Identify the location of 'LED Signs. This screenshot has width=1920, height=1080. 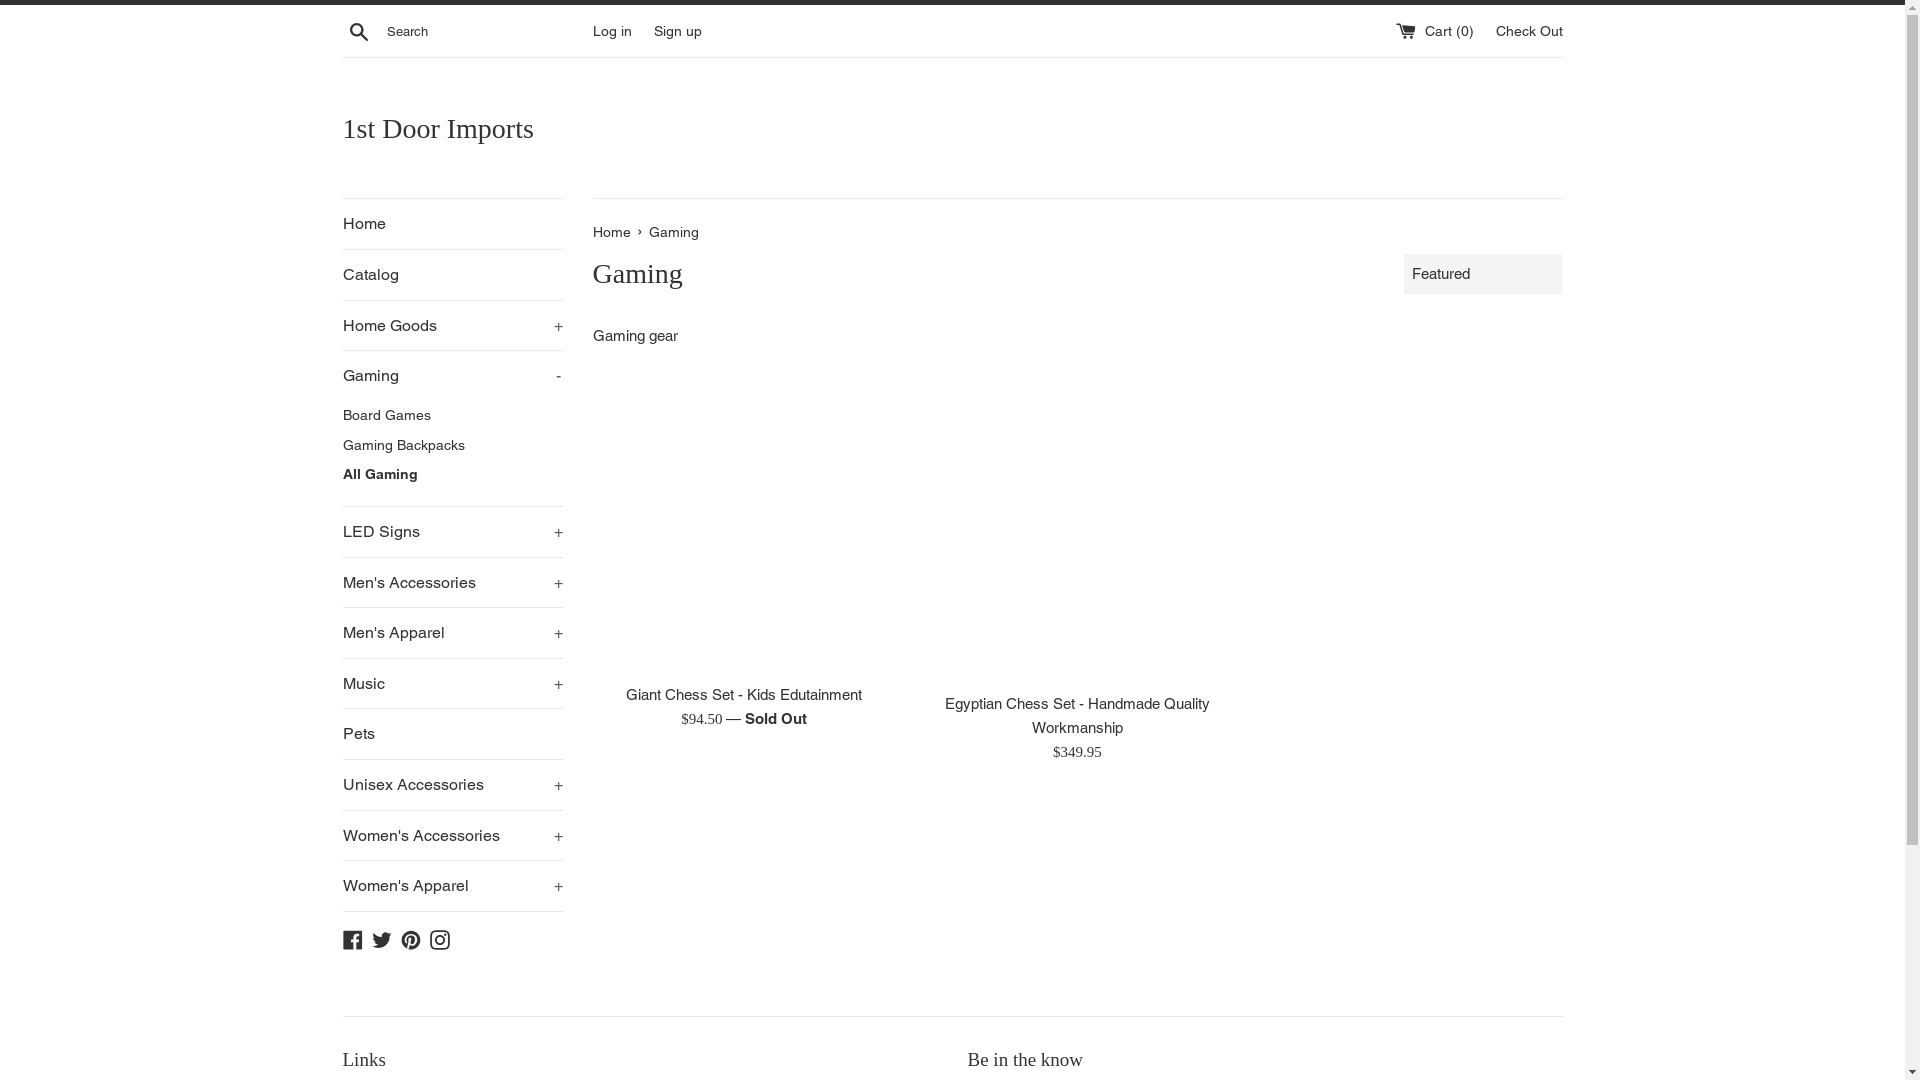
(450, 531).